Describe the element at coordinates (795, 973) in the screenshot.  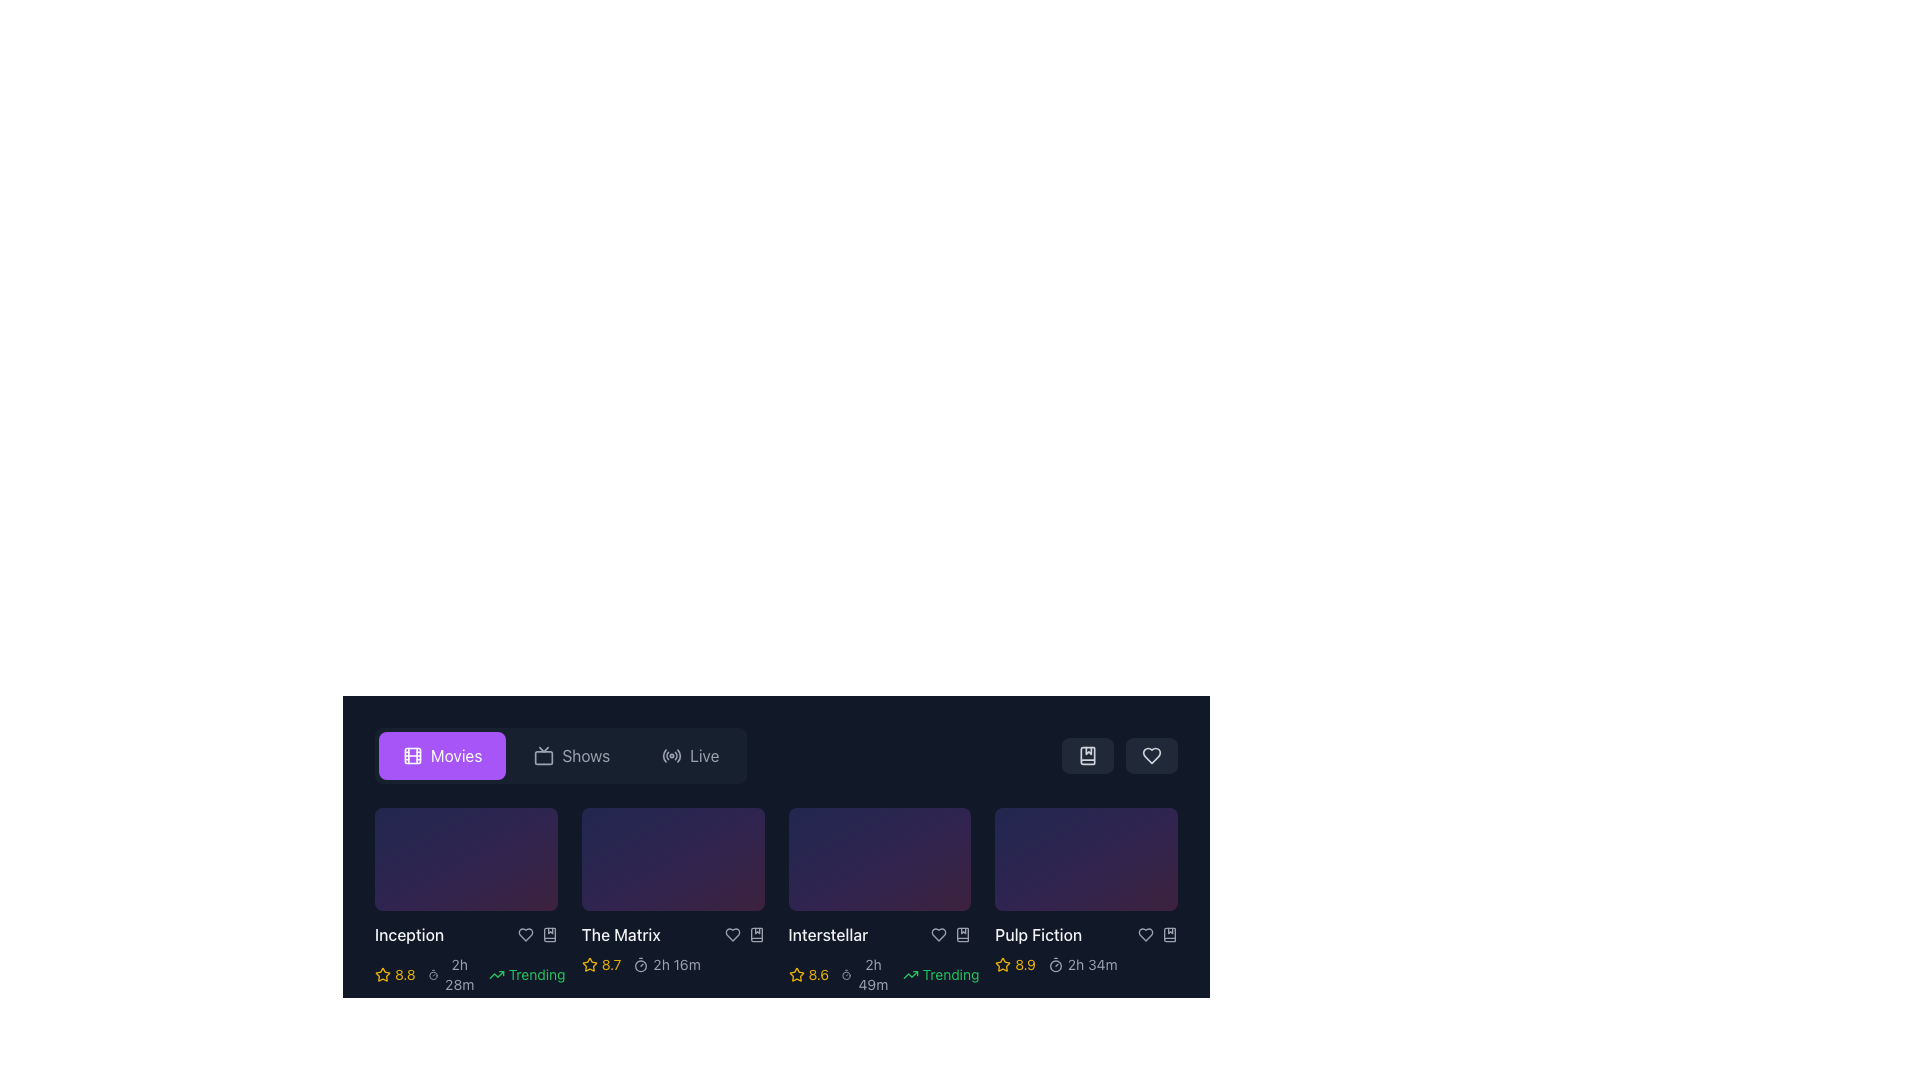
I see `the yellow star icon representing the rating for the movie 'Interstellar' located in the row of movie cards` at that location.